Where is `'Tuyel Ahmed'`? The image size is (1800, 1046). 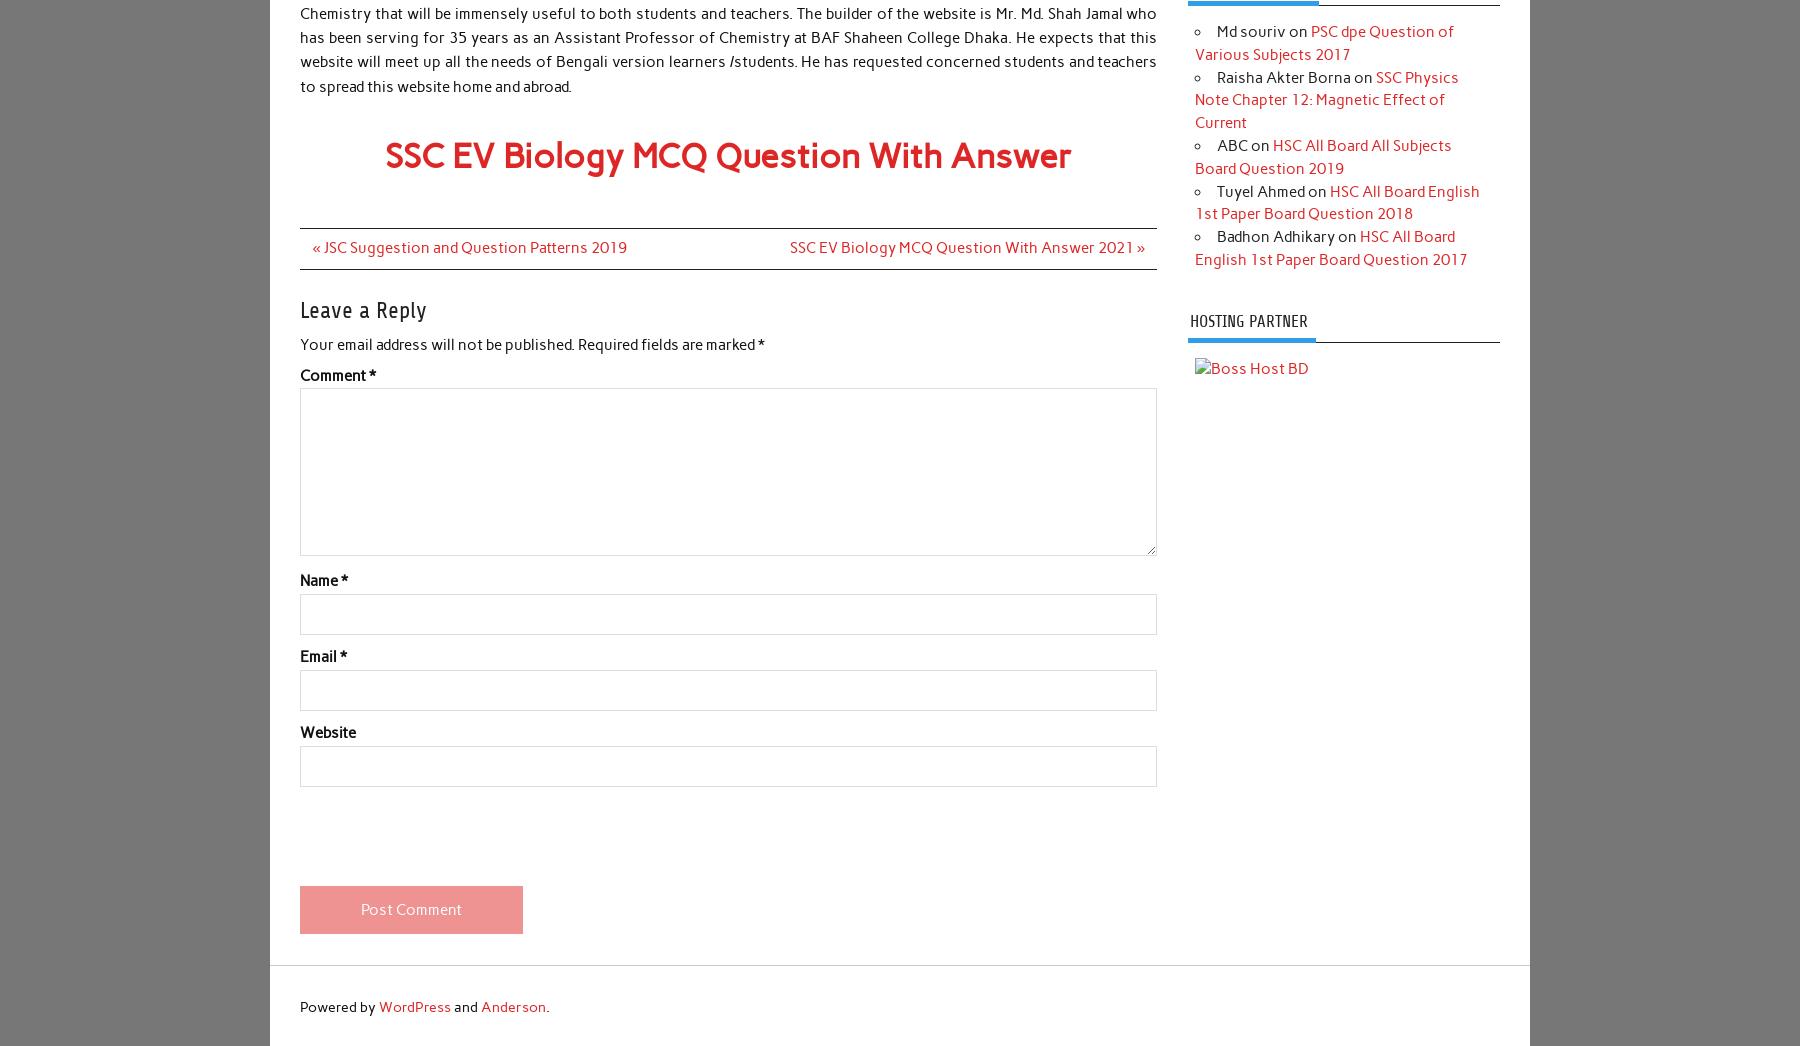 'Tuyel Ahmed' is located at coordinates (1260, 190).